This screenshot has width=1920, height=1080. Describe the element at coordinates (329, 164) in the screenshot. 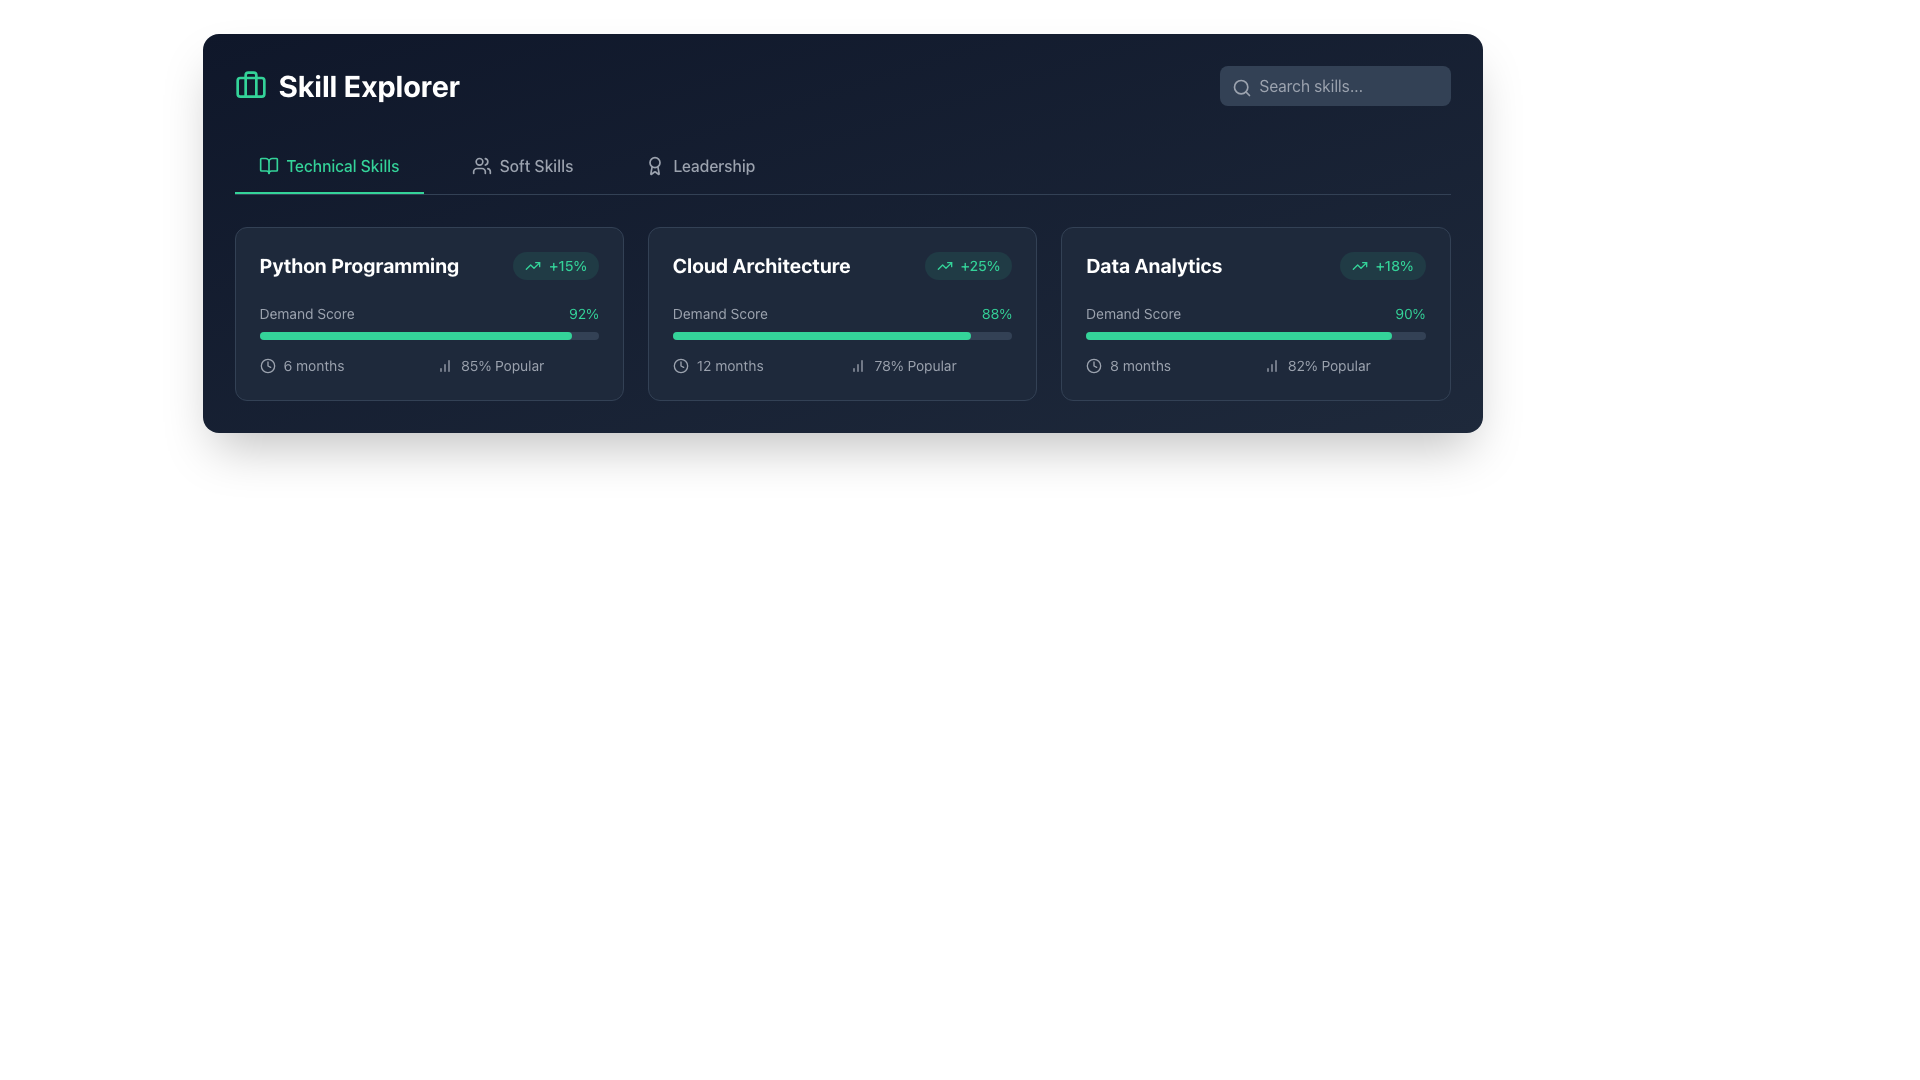

I see `the navigation button for the 'Technical Skills' section located in the top-left of the interface to update the main display area with technical skills-related information` at that location.